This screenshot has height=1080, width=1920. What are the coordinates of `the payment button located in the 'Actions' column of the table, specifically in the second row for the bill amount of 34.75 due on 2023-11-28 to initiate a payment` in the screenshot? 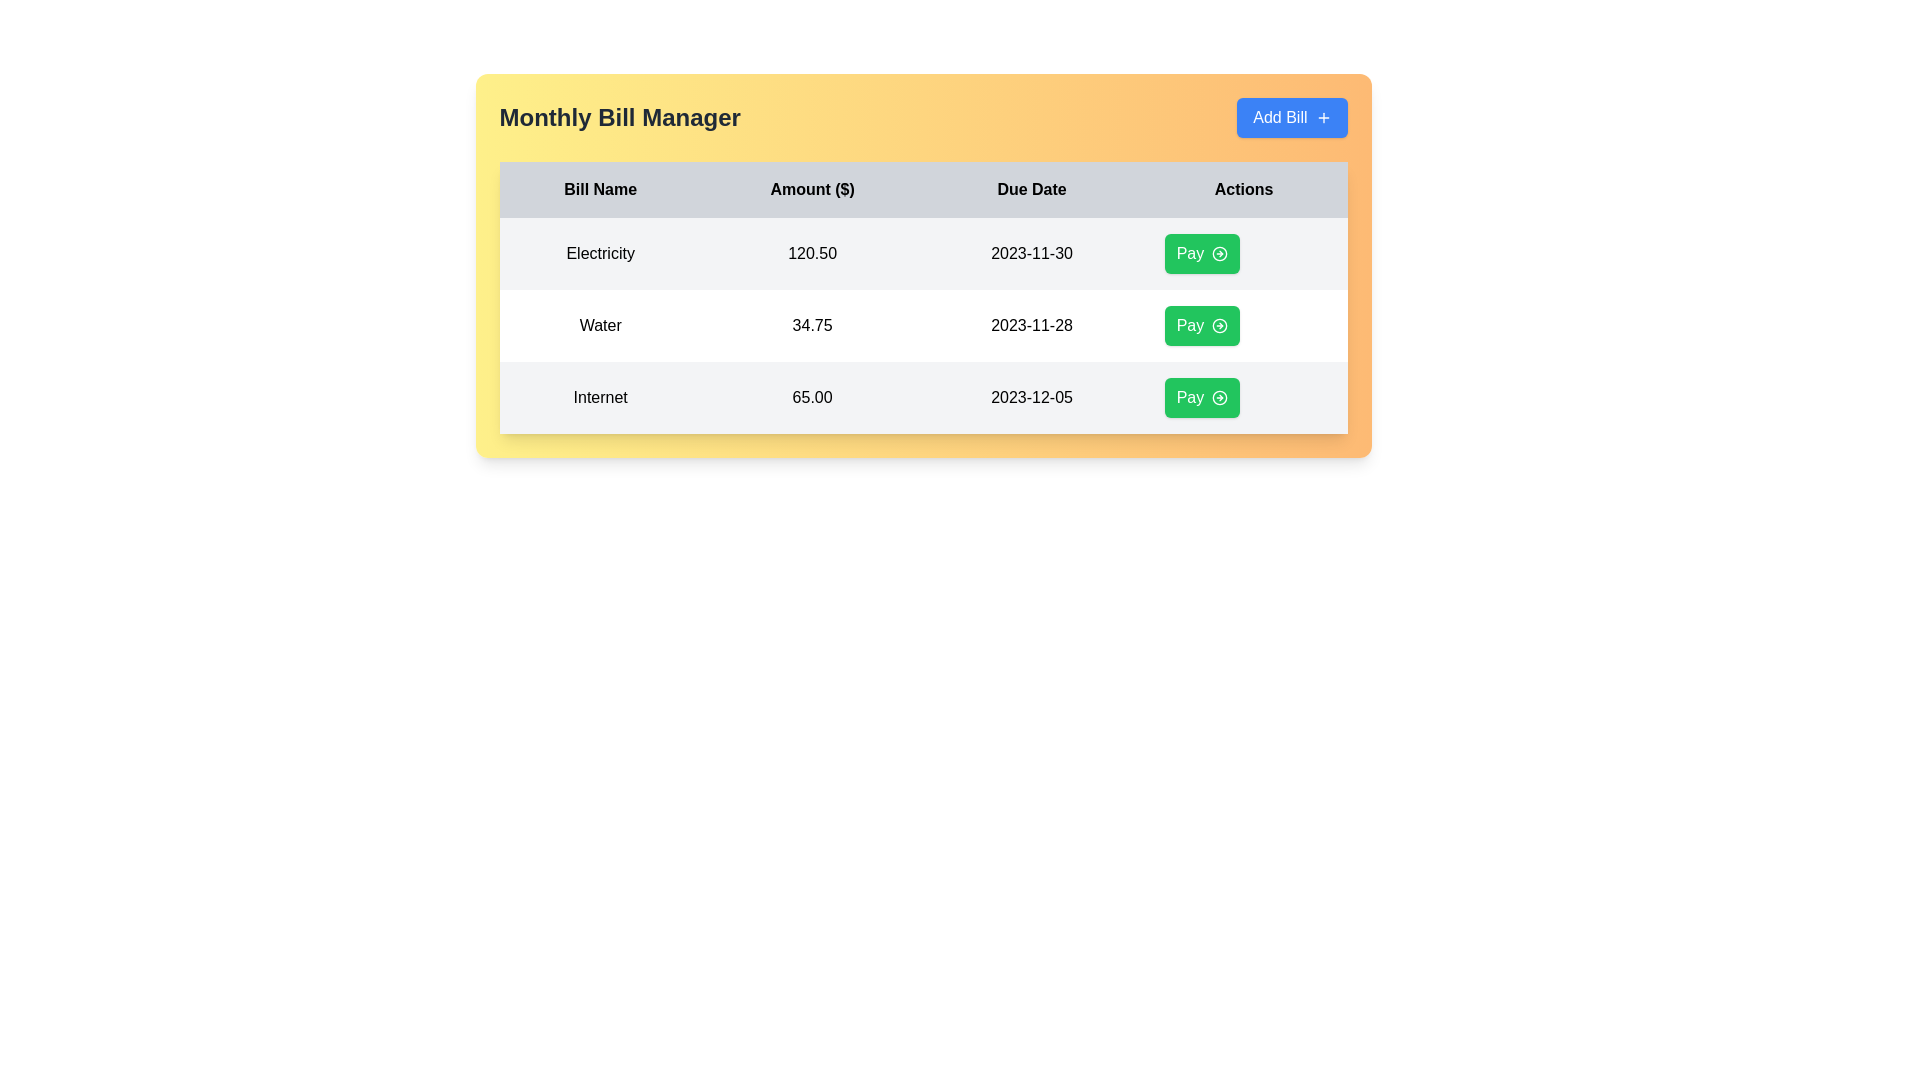 It's located at (1201, 325).